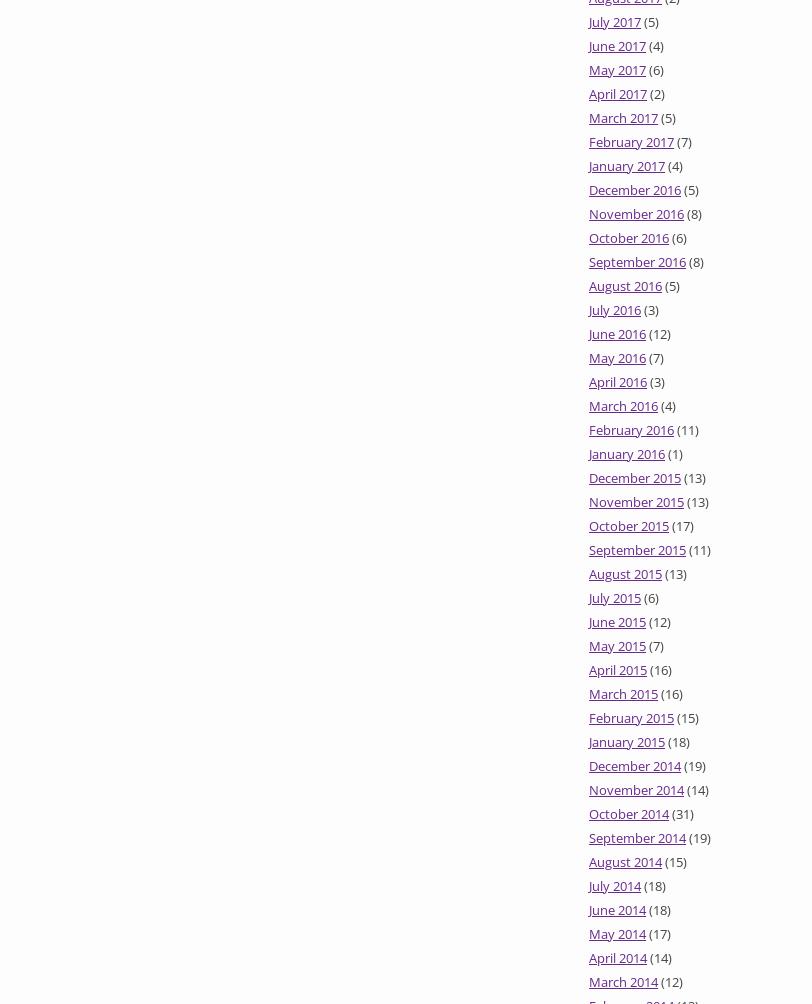  What do you see at coordinates (618, 381) in the screenshot?
I see `'April 2016'` at bounding box center [618, 381].